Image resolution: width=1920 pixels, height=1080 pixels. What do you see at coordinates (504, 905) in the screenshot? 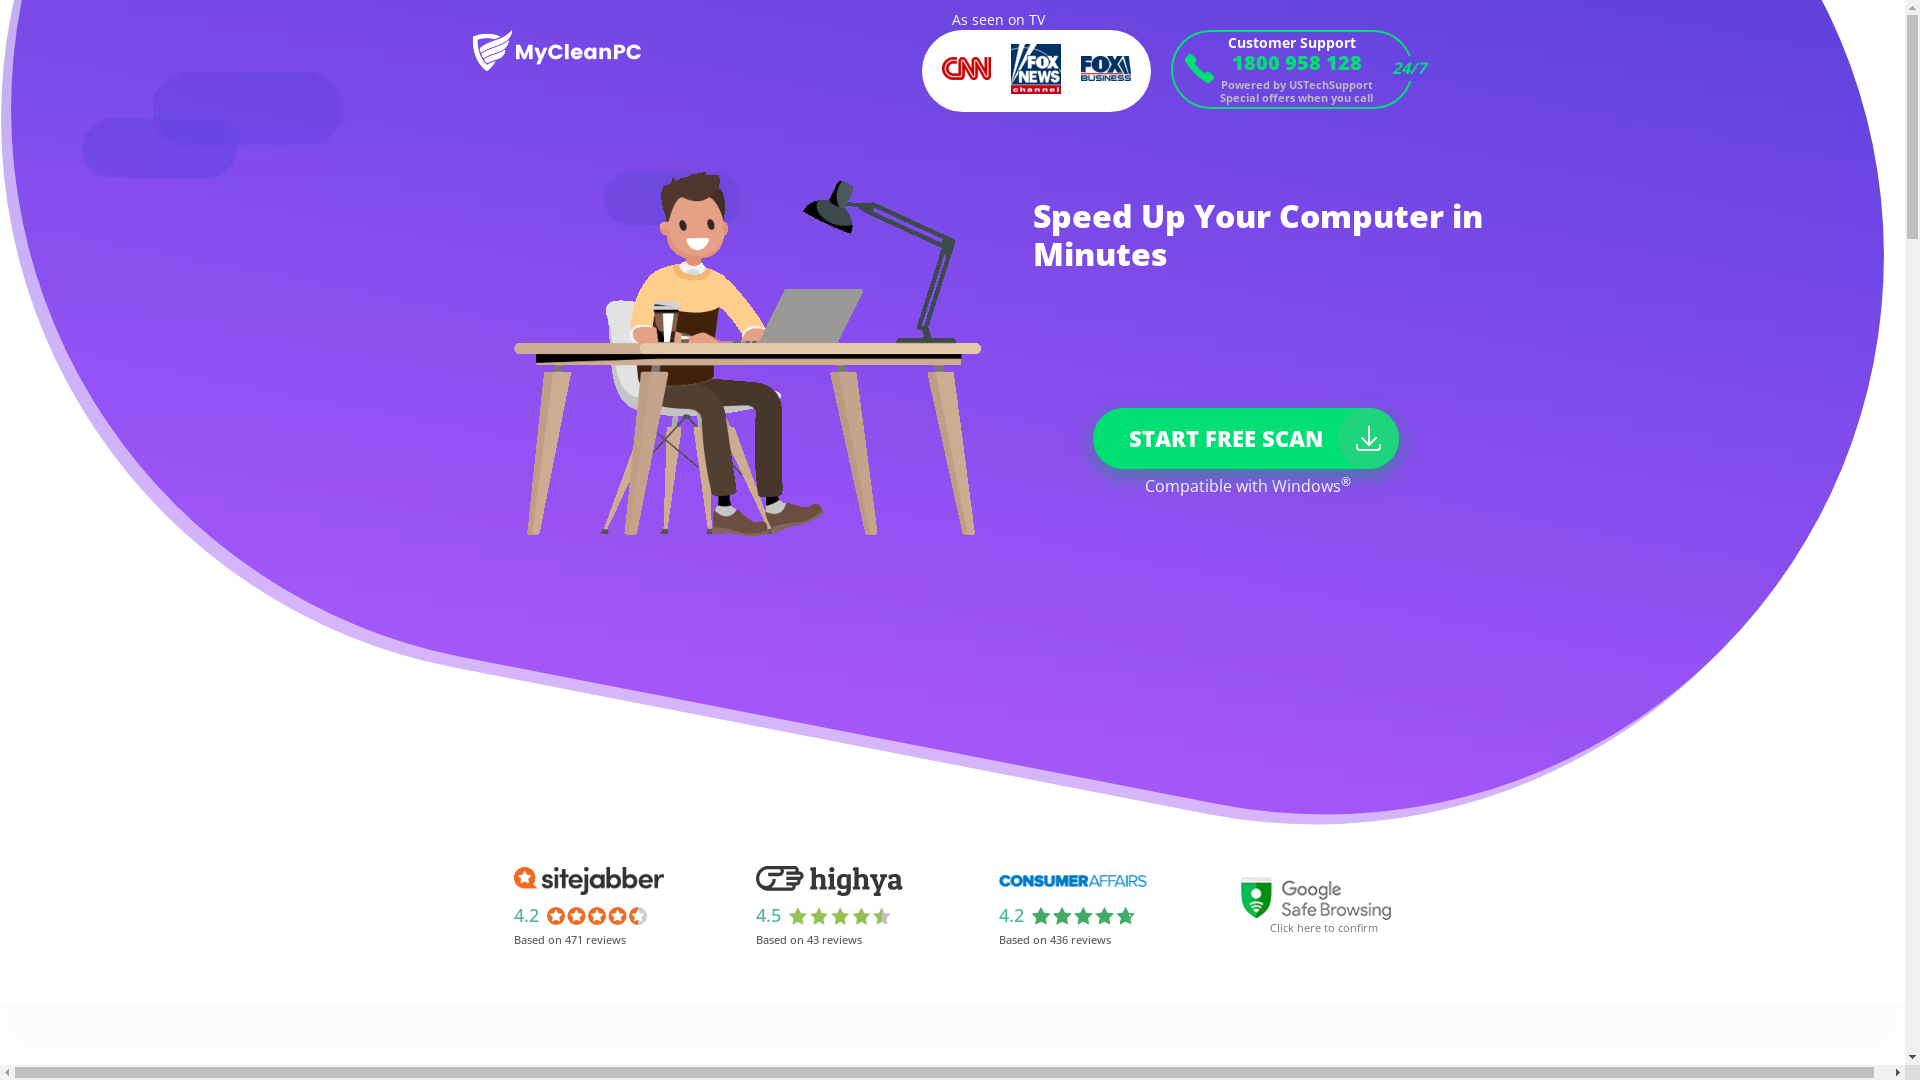
I see `'Based on 471 reviews` at bounding box center [504, 905].